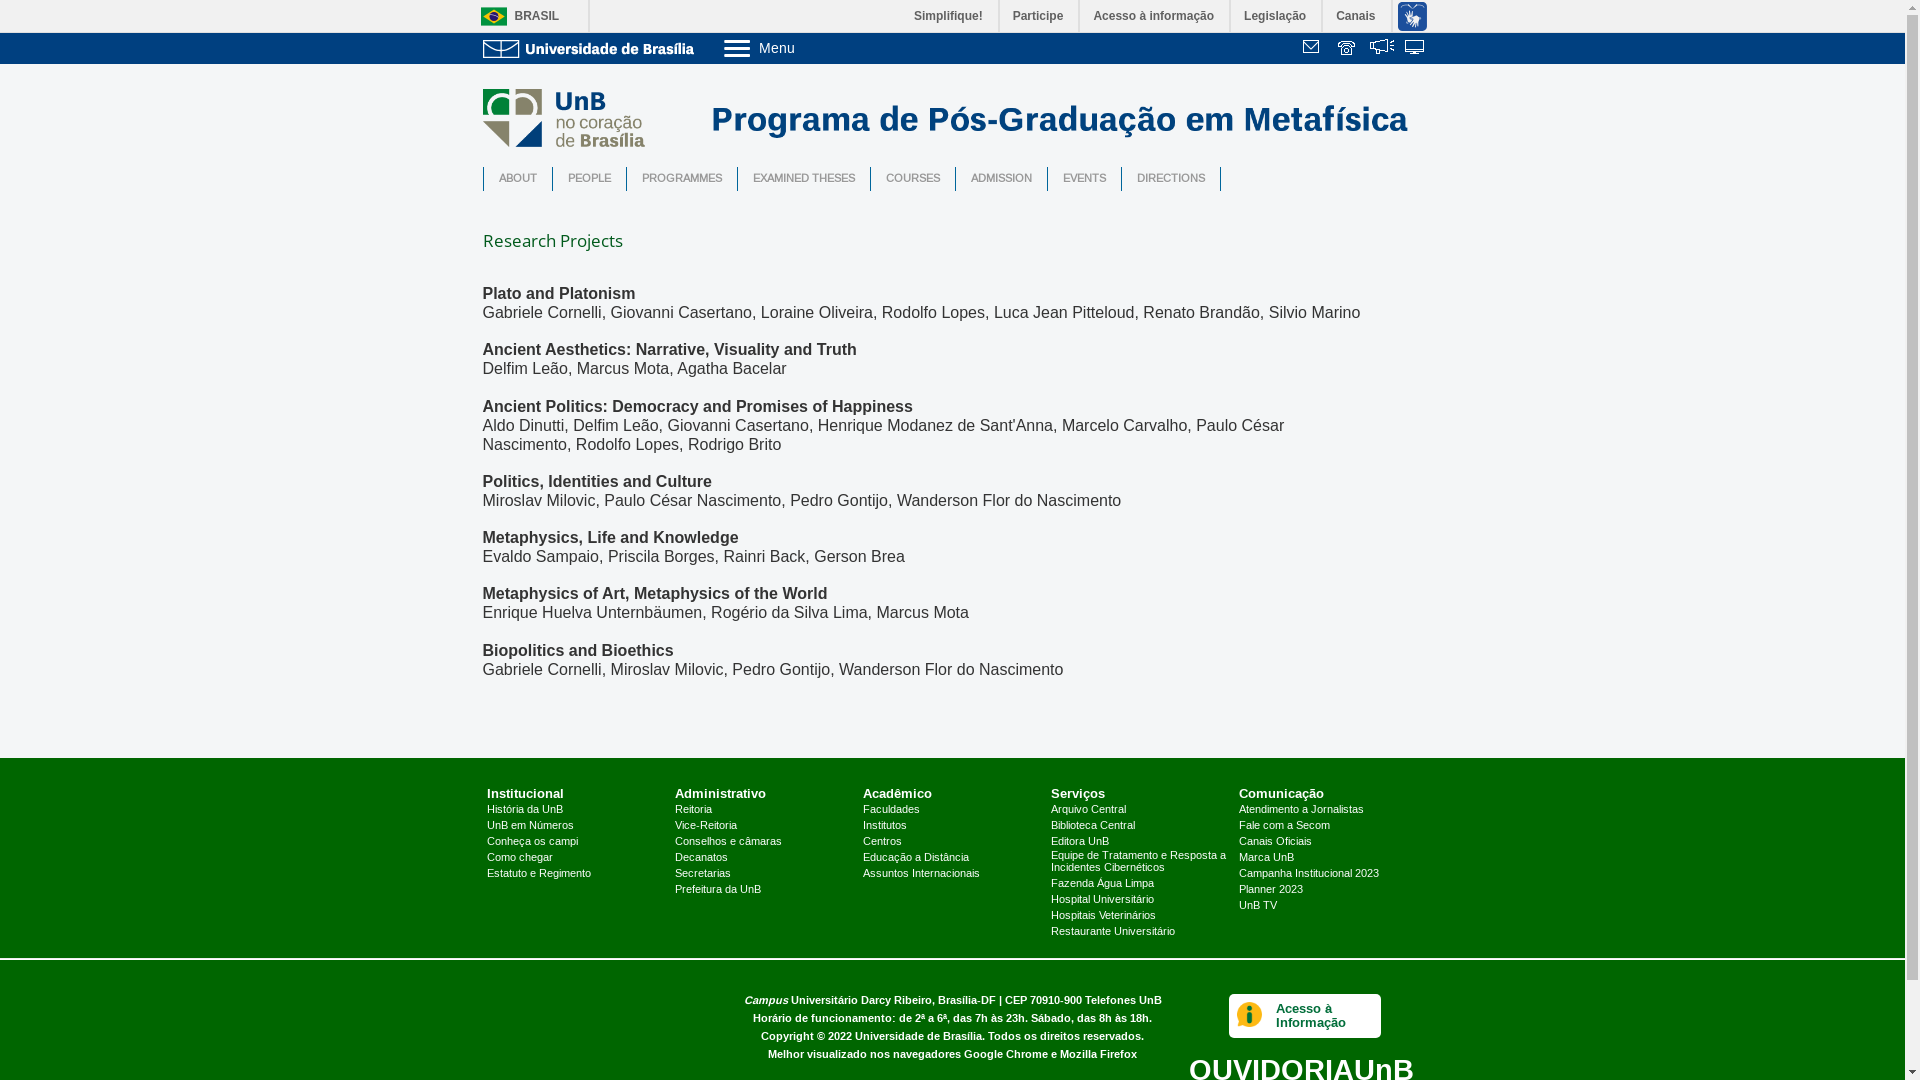  I want to click on 'Reitoria', so click(693, 810).